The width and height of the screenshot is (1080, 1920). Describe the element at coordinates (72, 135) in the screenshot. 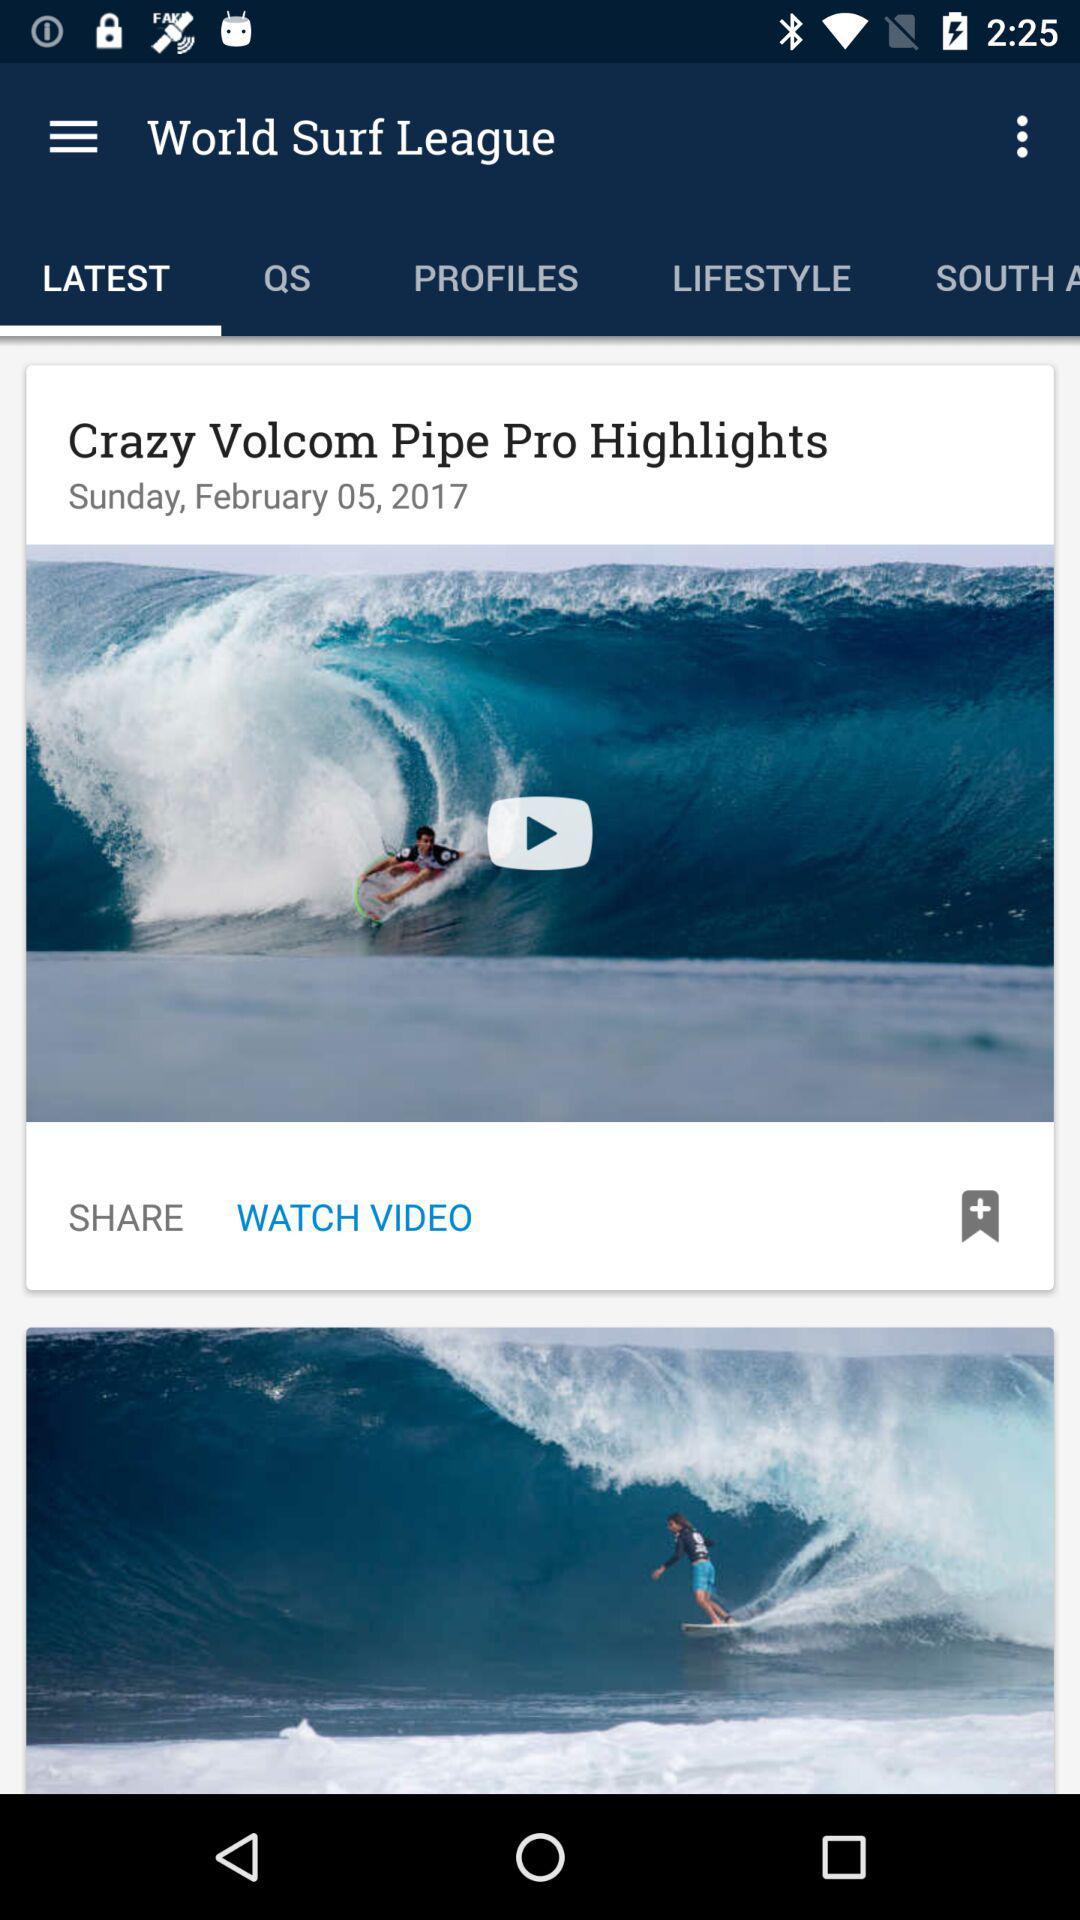

I see `icon above latest  icon` at that location.